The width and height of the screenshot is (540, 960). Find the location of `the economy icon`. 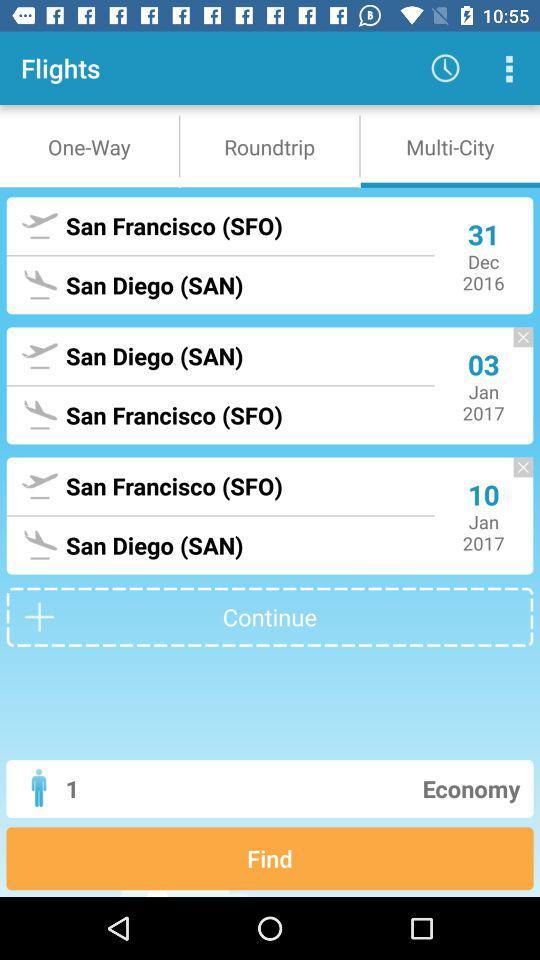

the economy icon is located at coordinates (345, 788).